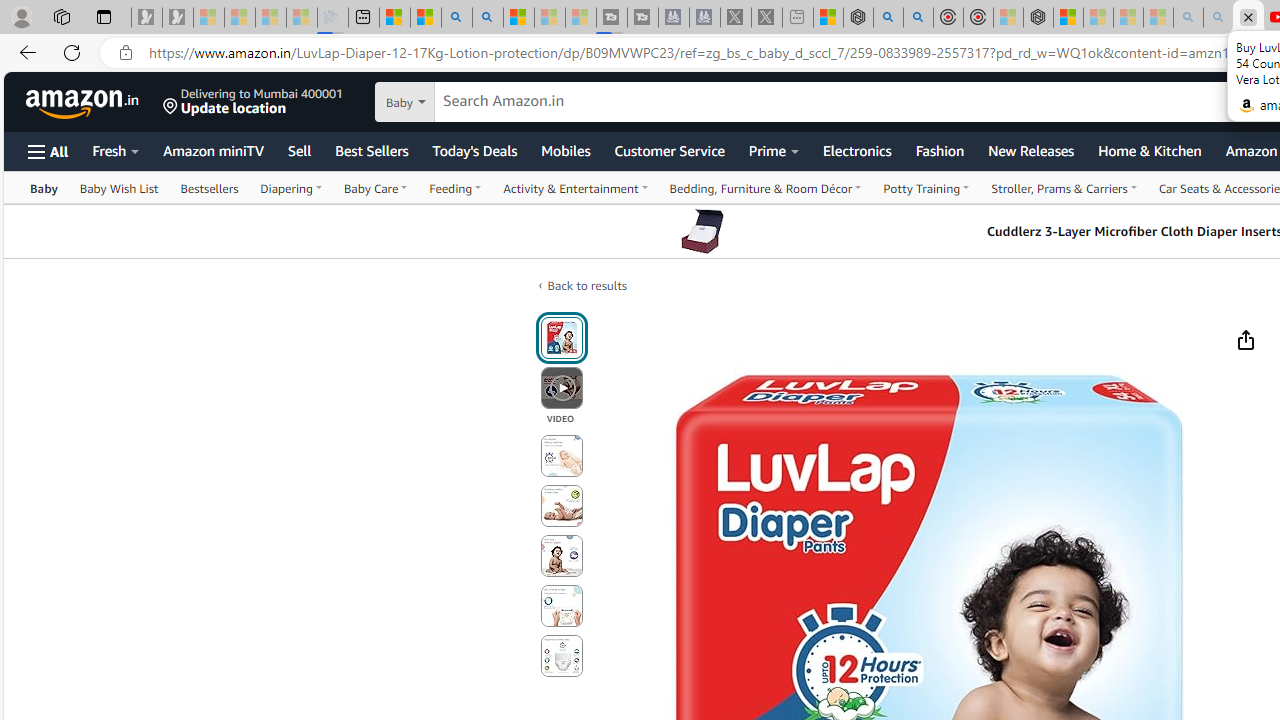 Image resolution: width=1280 pixels, height=720 pixels. What do you see at coordinates (887, 17) in the screenshot?
I see `'poe - Search'` at bounding box center [887, 17].